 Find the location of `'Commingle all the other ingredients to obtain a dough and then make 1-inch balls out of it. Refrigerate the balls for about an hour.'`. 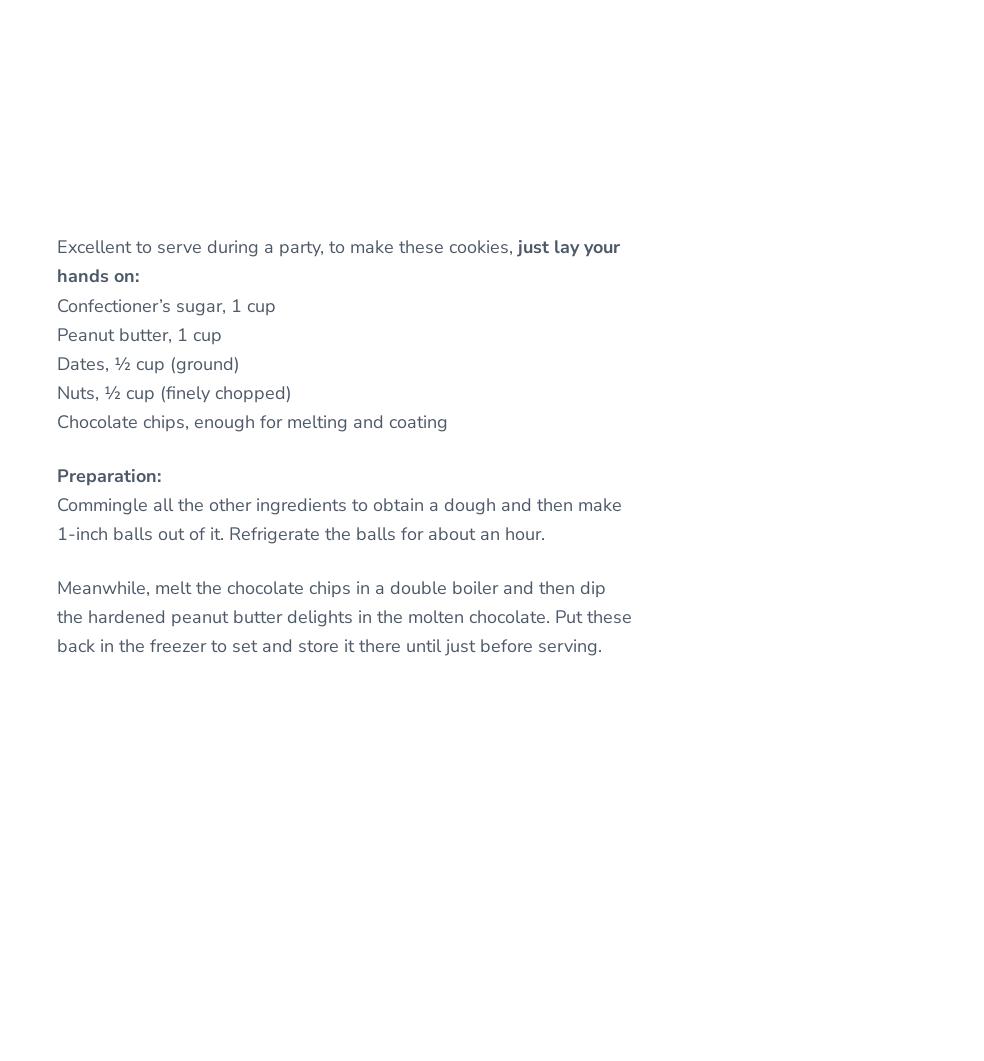

'Commingle all the other ingredients to obtain a dough and then make 1-inch balls out of it. Refrigerate the balls for about an hour.' is located at coordinates (55, 519).